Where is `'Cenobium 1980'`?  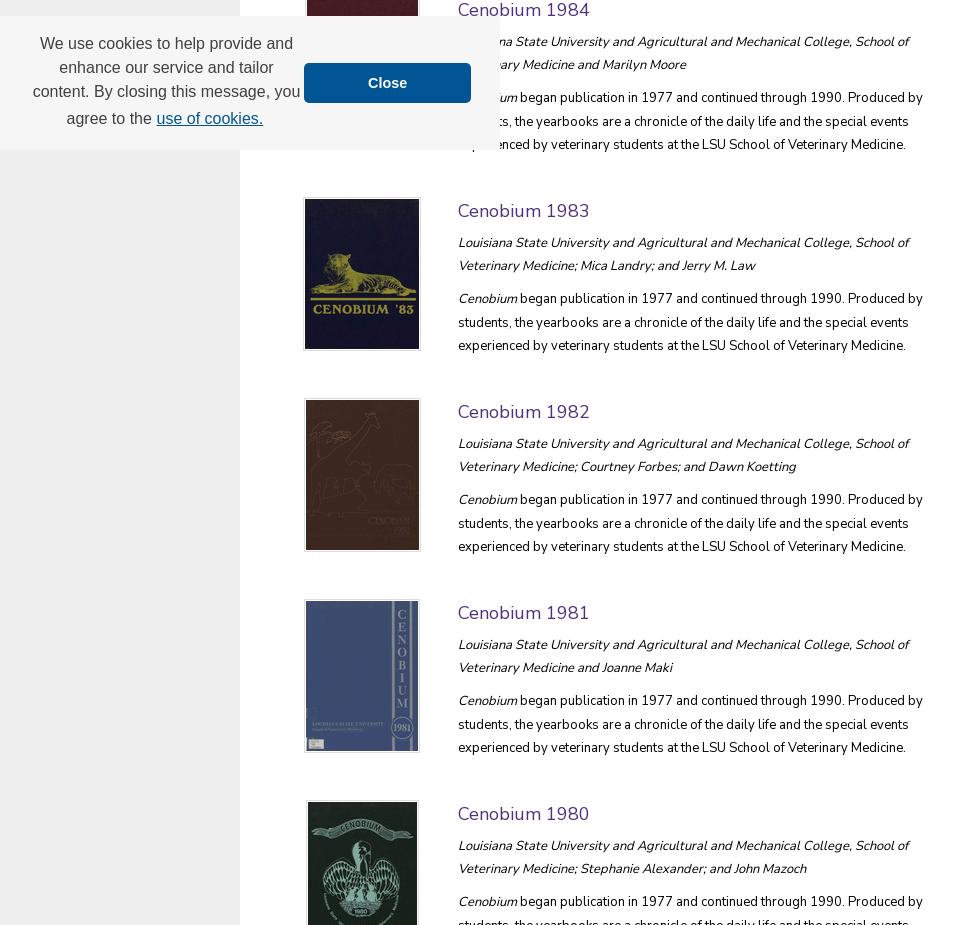
'Cenobium 1980' is located at coordinates (524, 812).